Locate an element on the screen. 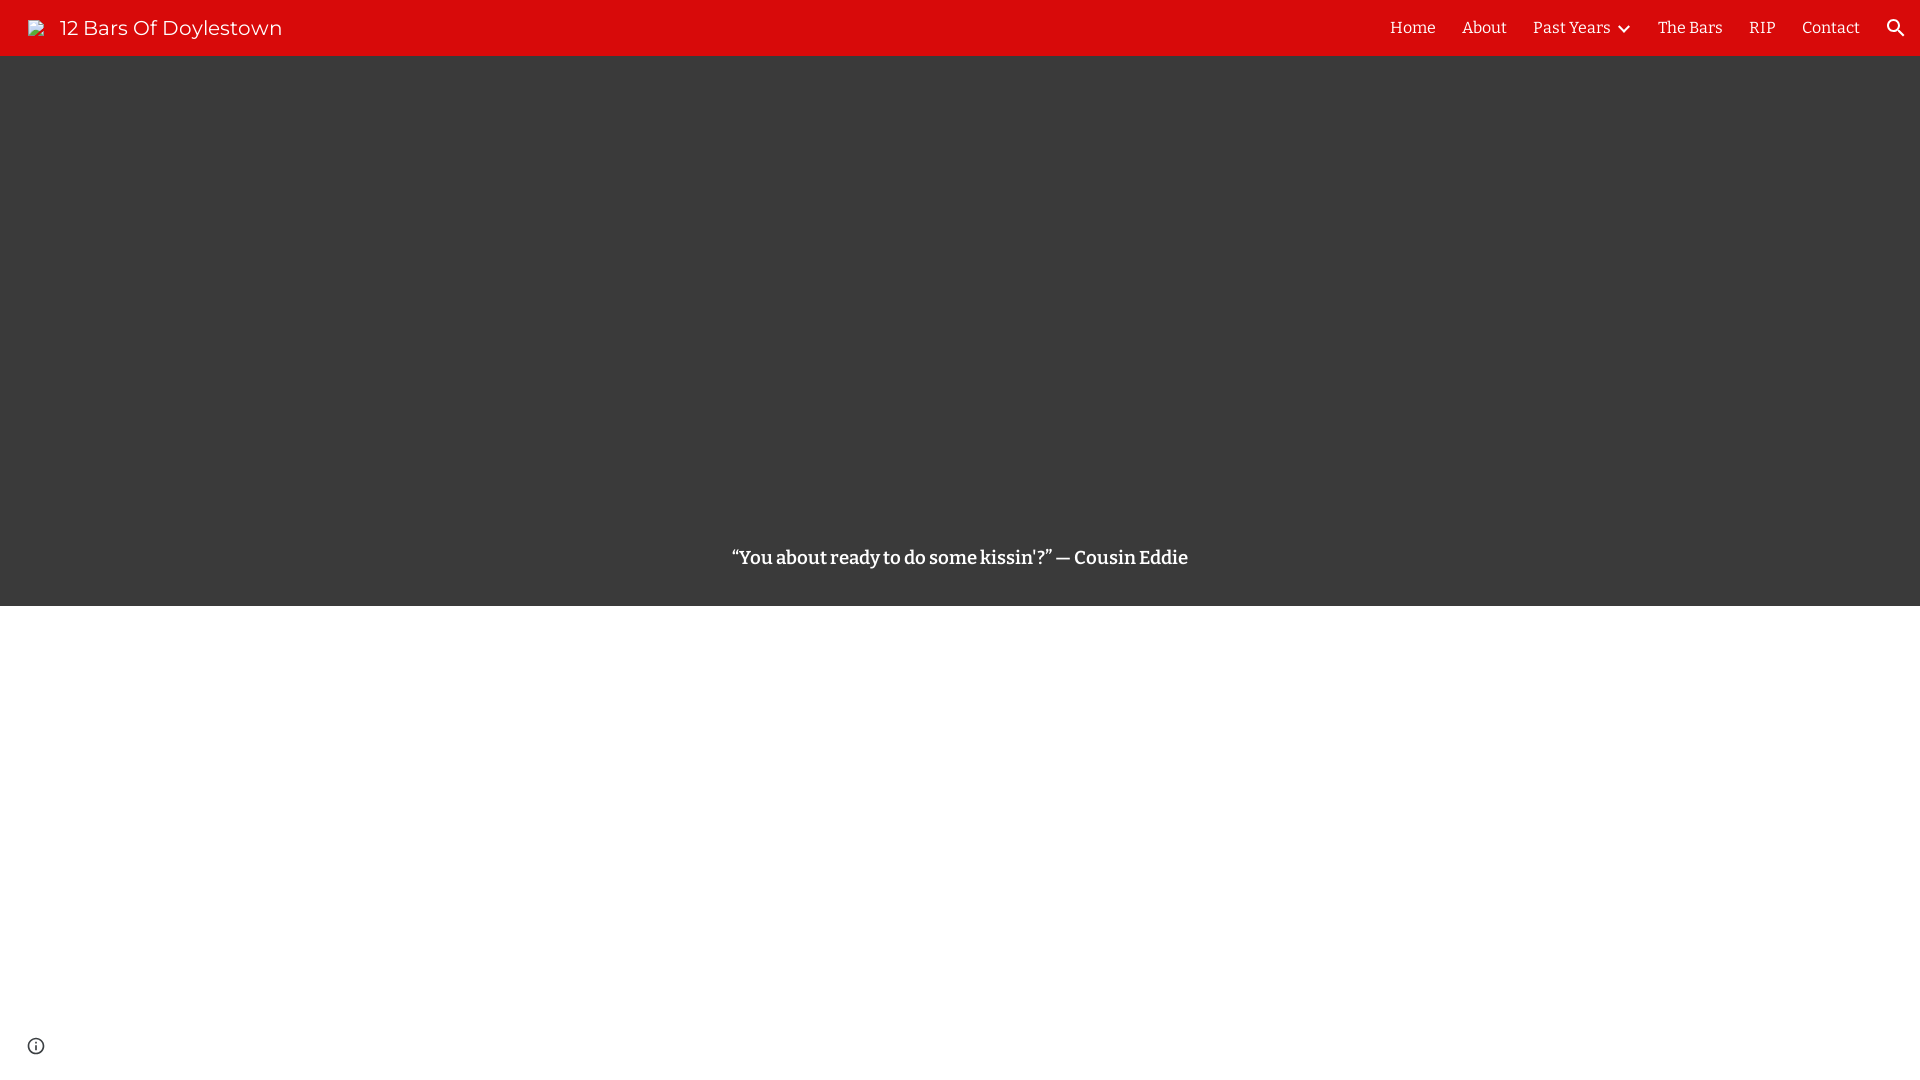  '12 Bars Of Doylestown' is located at coordinates (154, 26).